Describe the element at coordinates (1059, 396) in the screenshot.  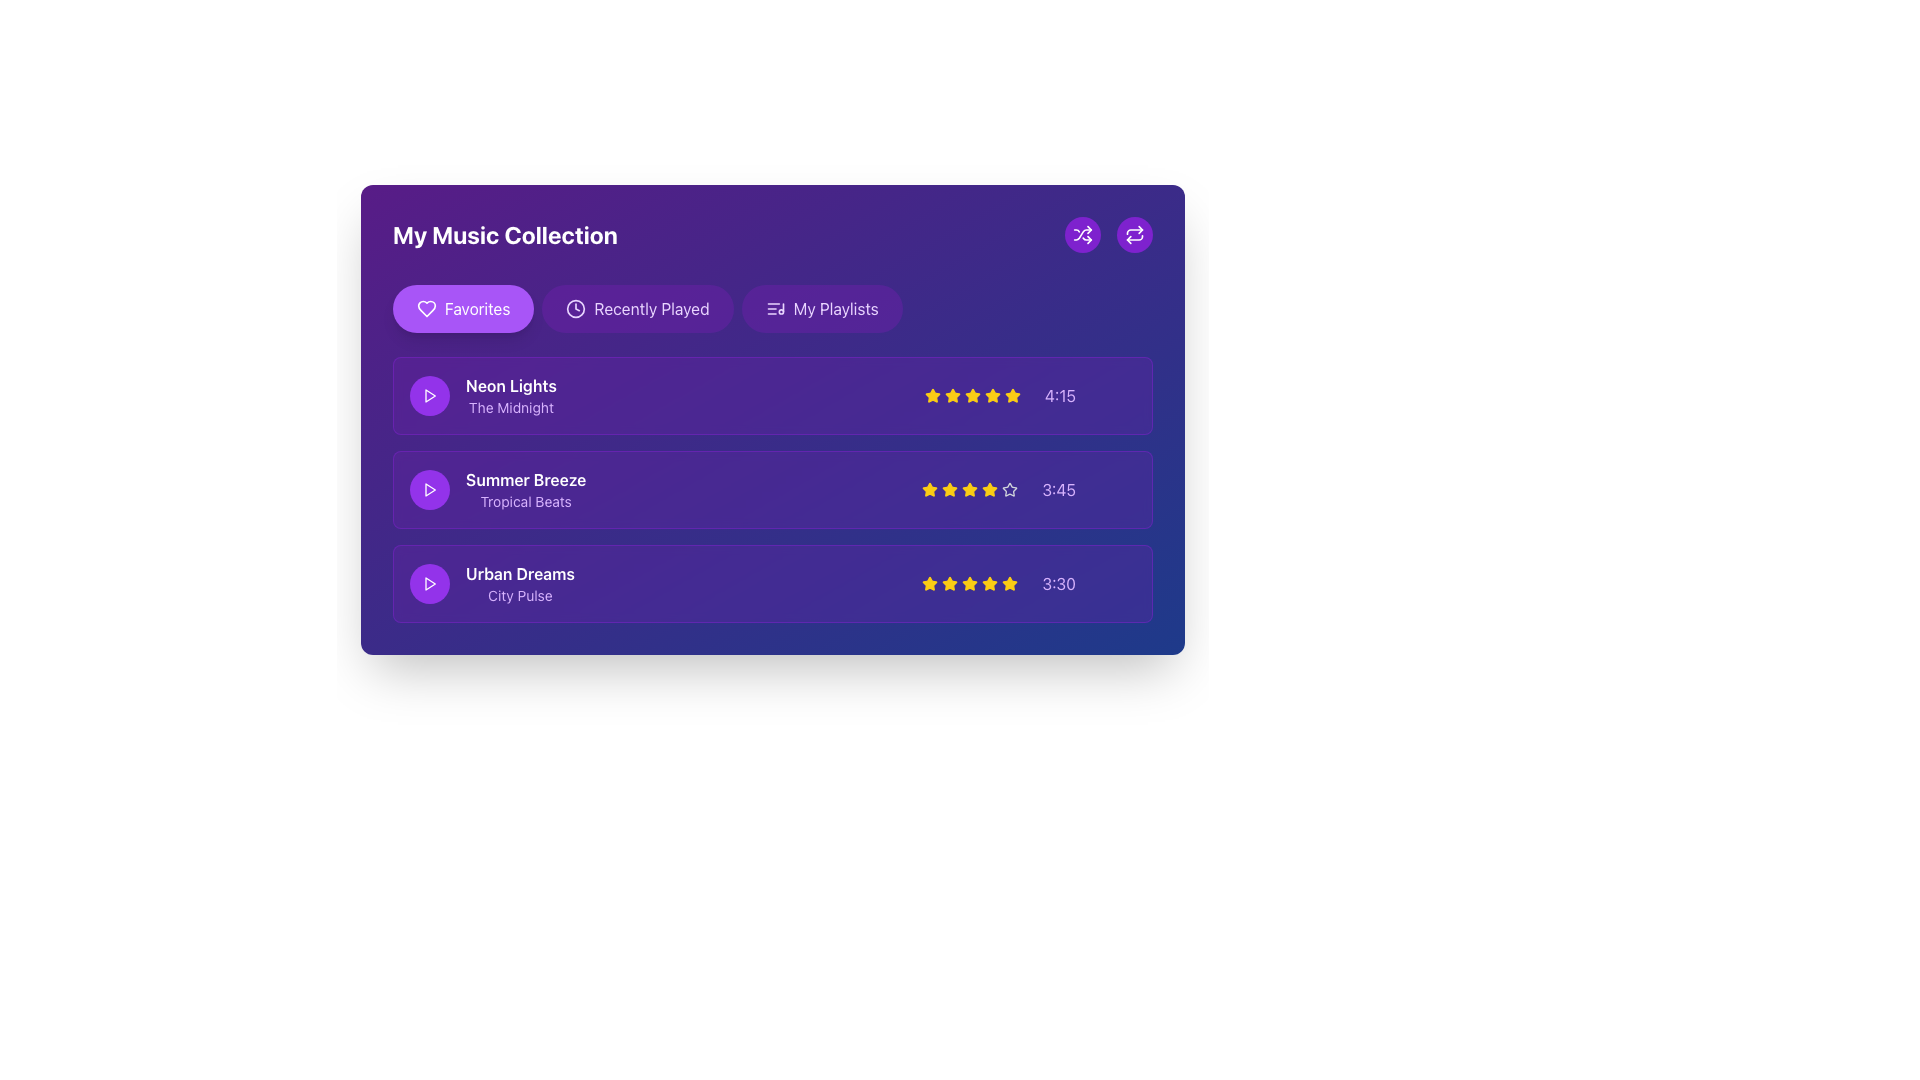
I see `numeric text label displaying '4:15' styled in purple, located rightmost to a series of five yellow stars in the first row of the playlist items` at that location.